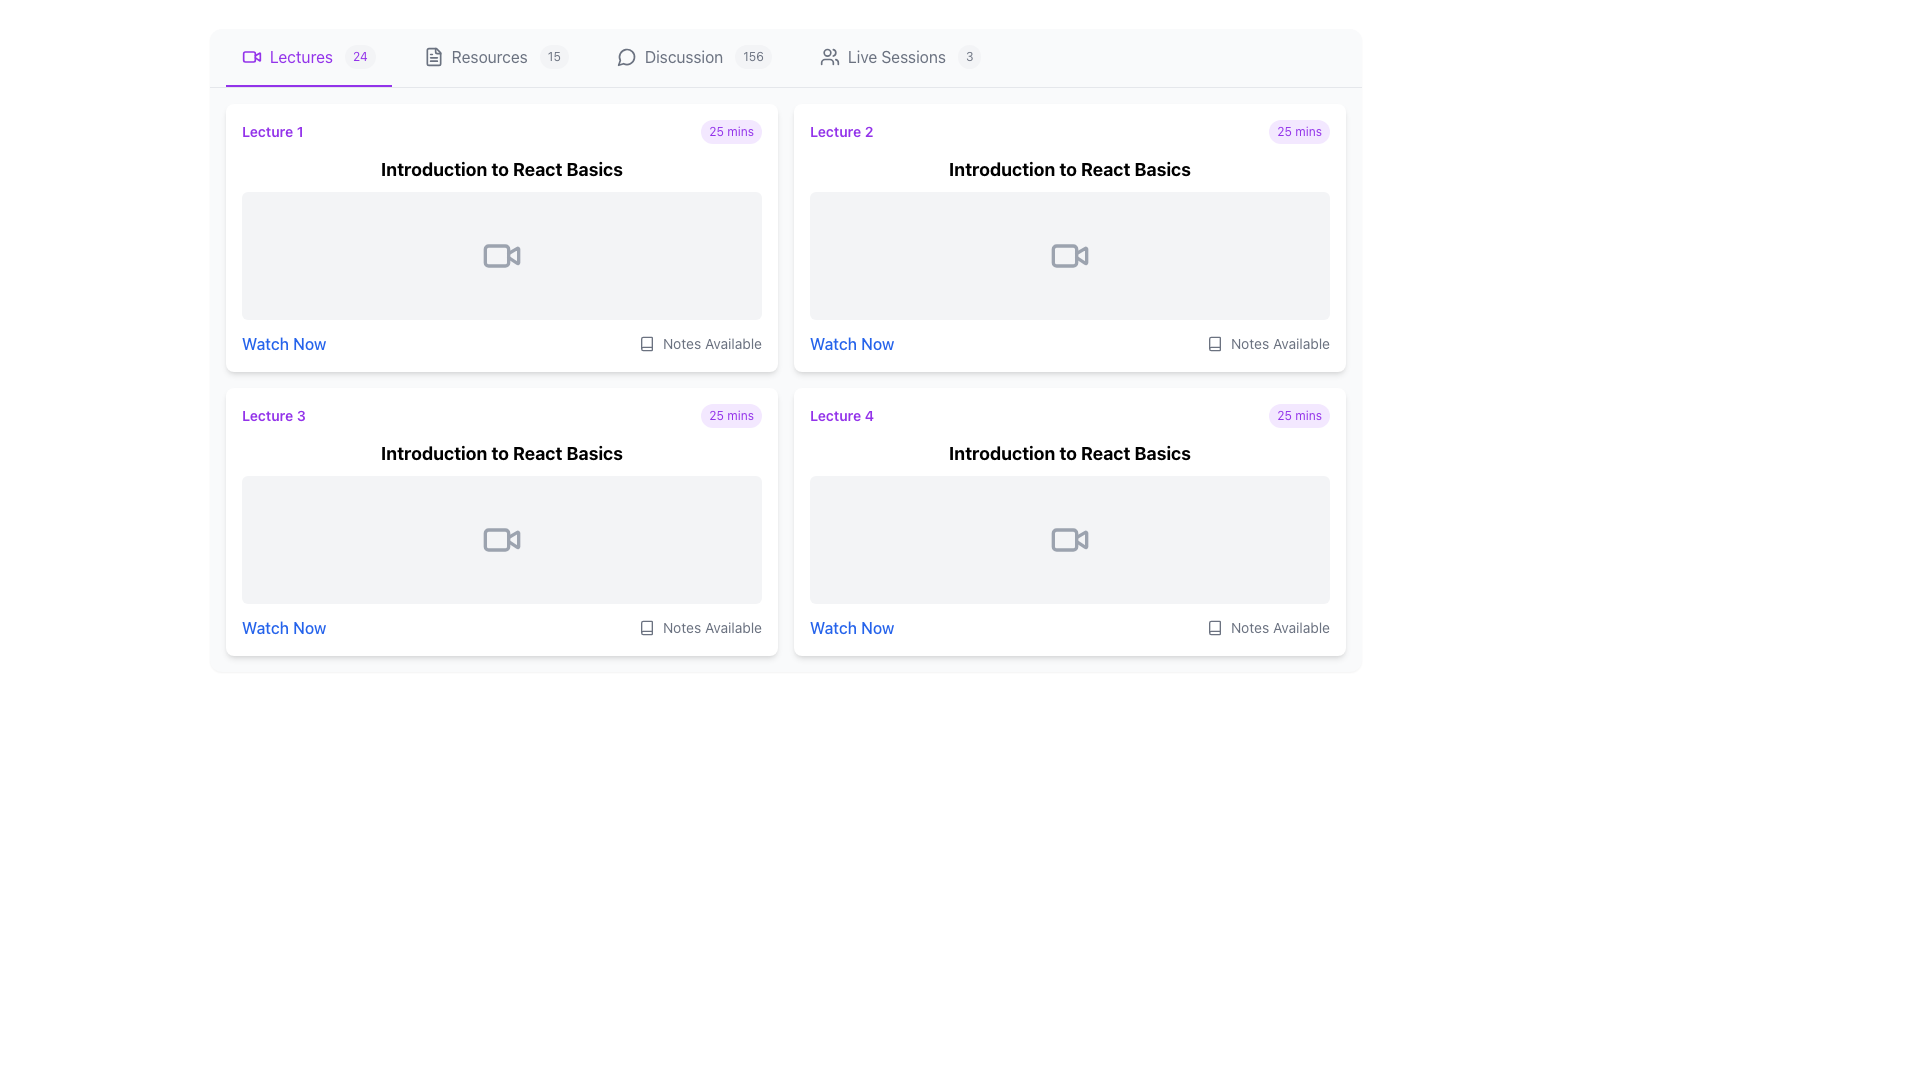 Image resolution: width=1920 pixels, height=1080 pixels. I want to click on the video camera icon, which is a minimalistic light gray icon centered in the top-left card of a grid, to interact with associated content, so click(502, 254).